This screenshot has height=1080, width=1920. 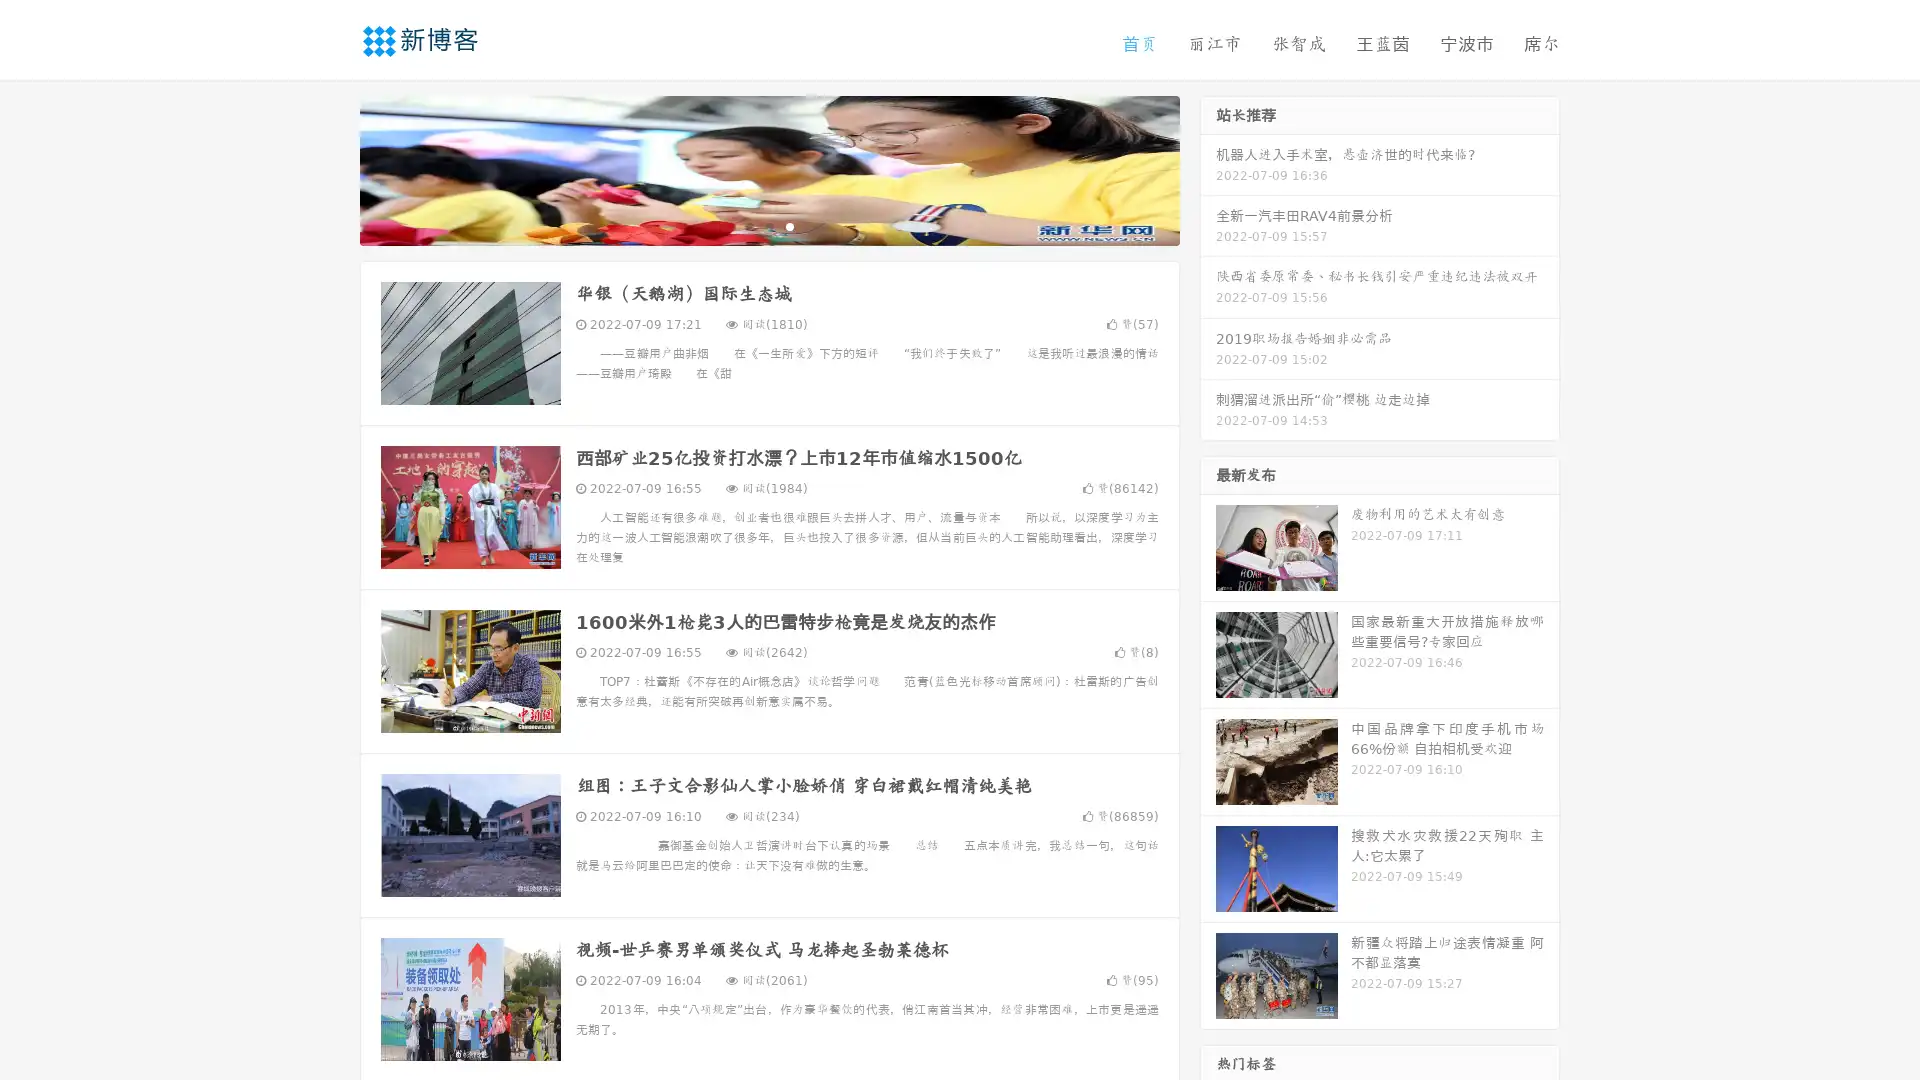 I want to click on Go to slide 3, so click(x=789, y=225).